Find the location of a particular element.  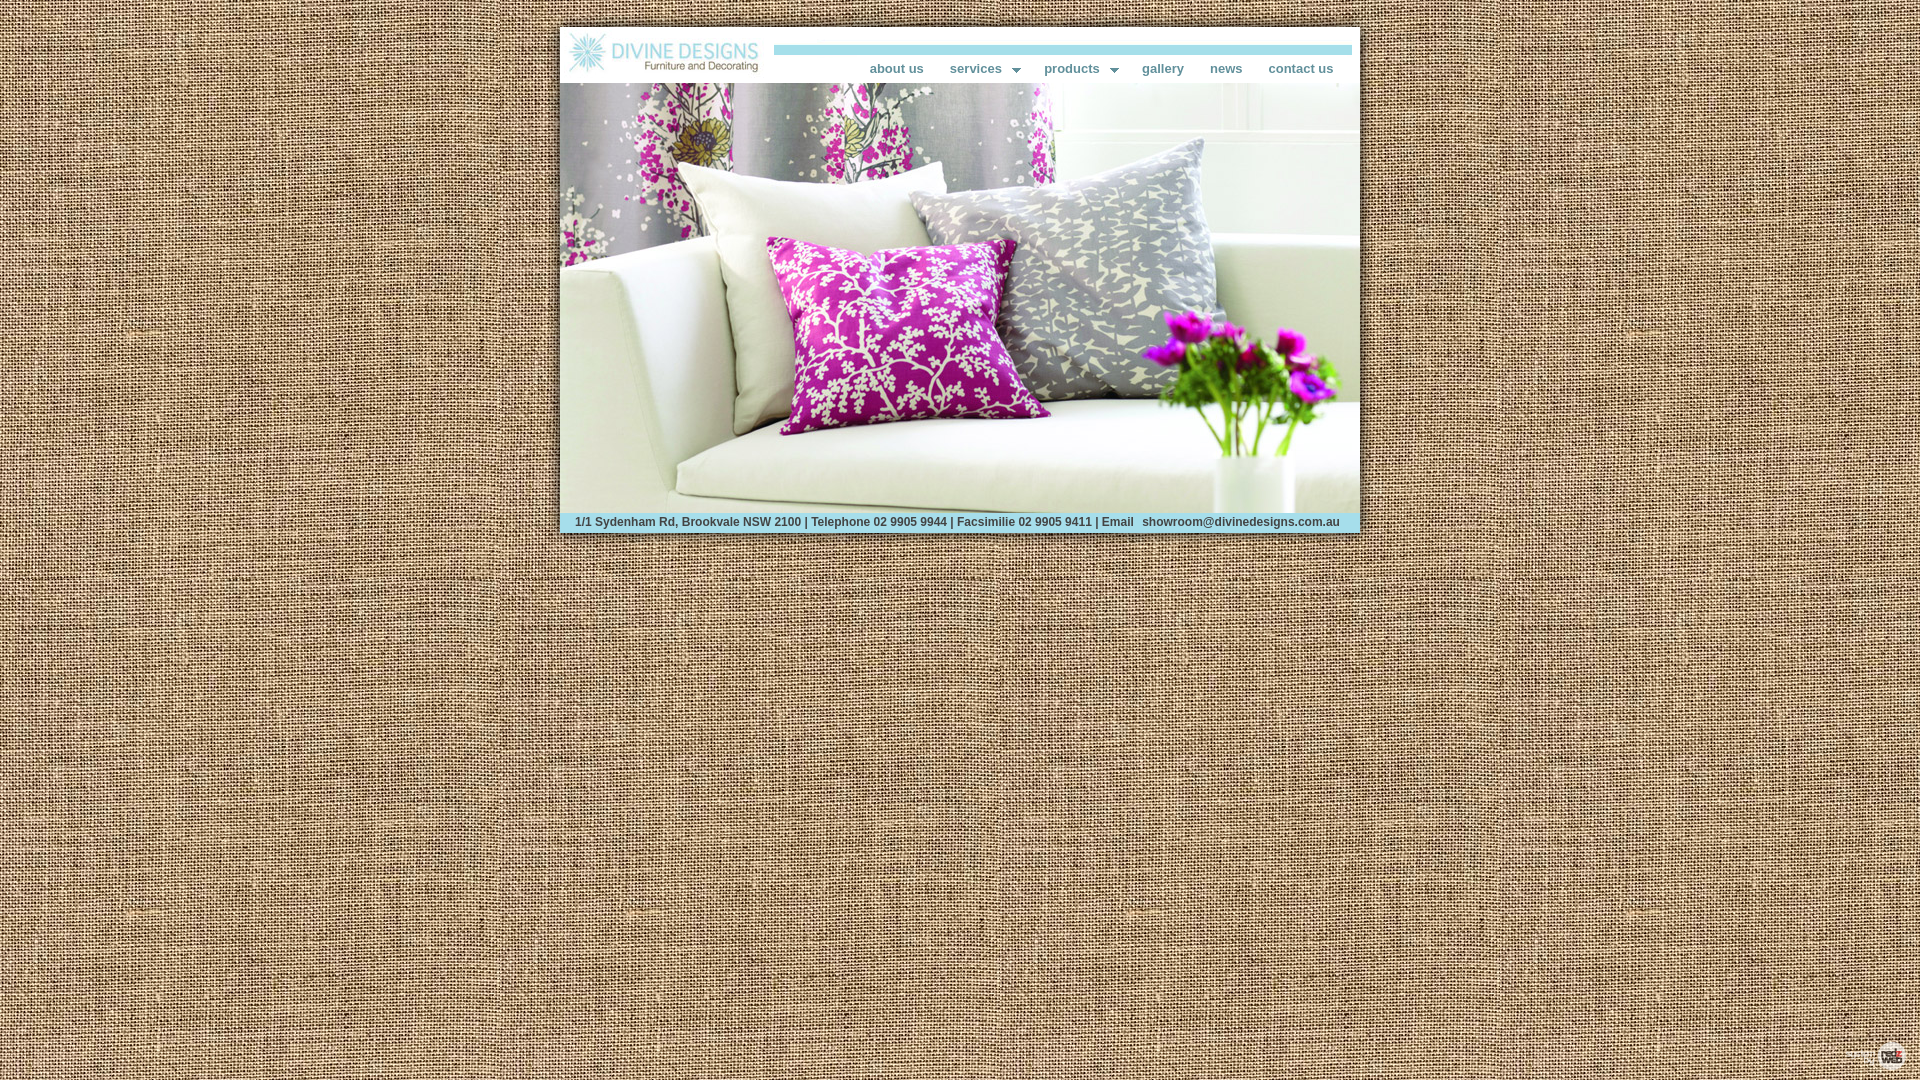

'gallery' is located at coordinates (1128, 67).